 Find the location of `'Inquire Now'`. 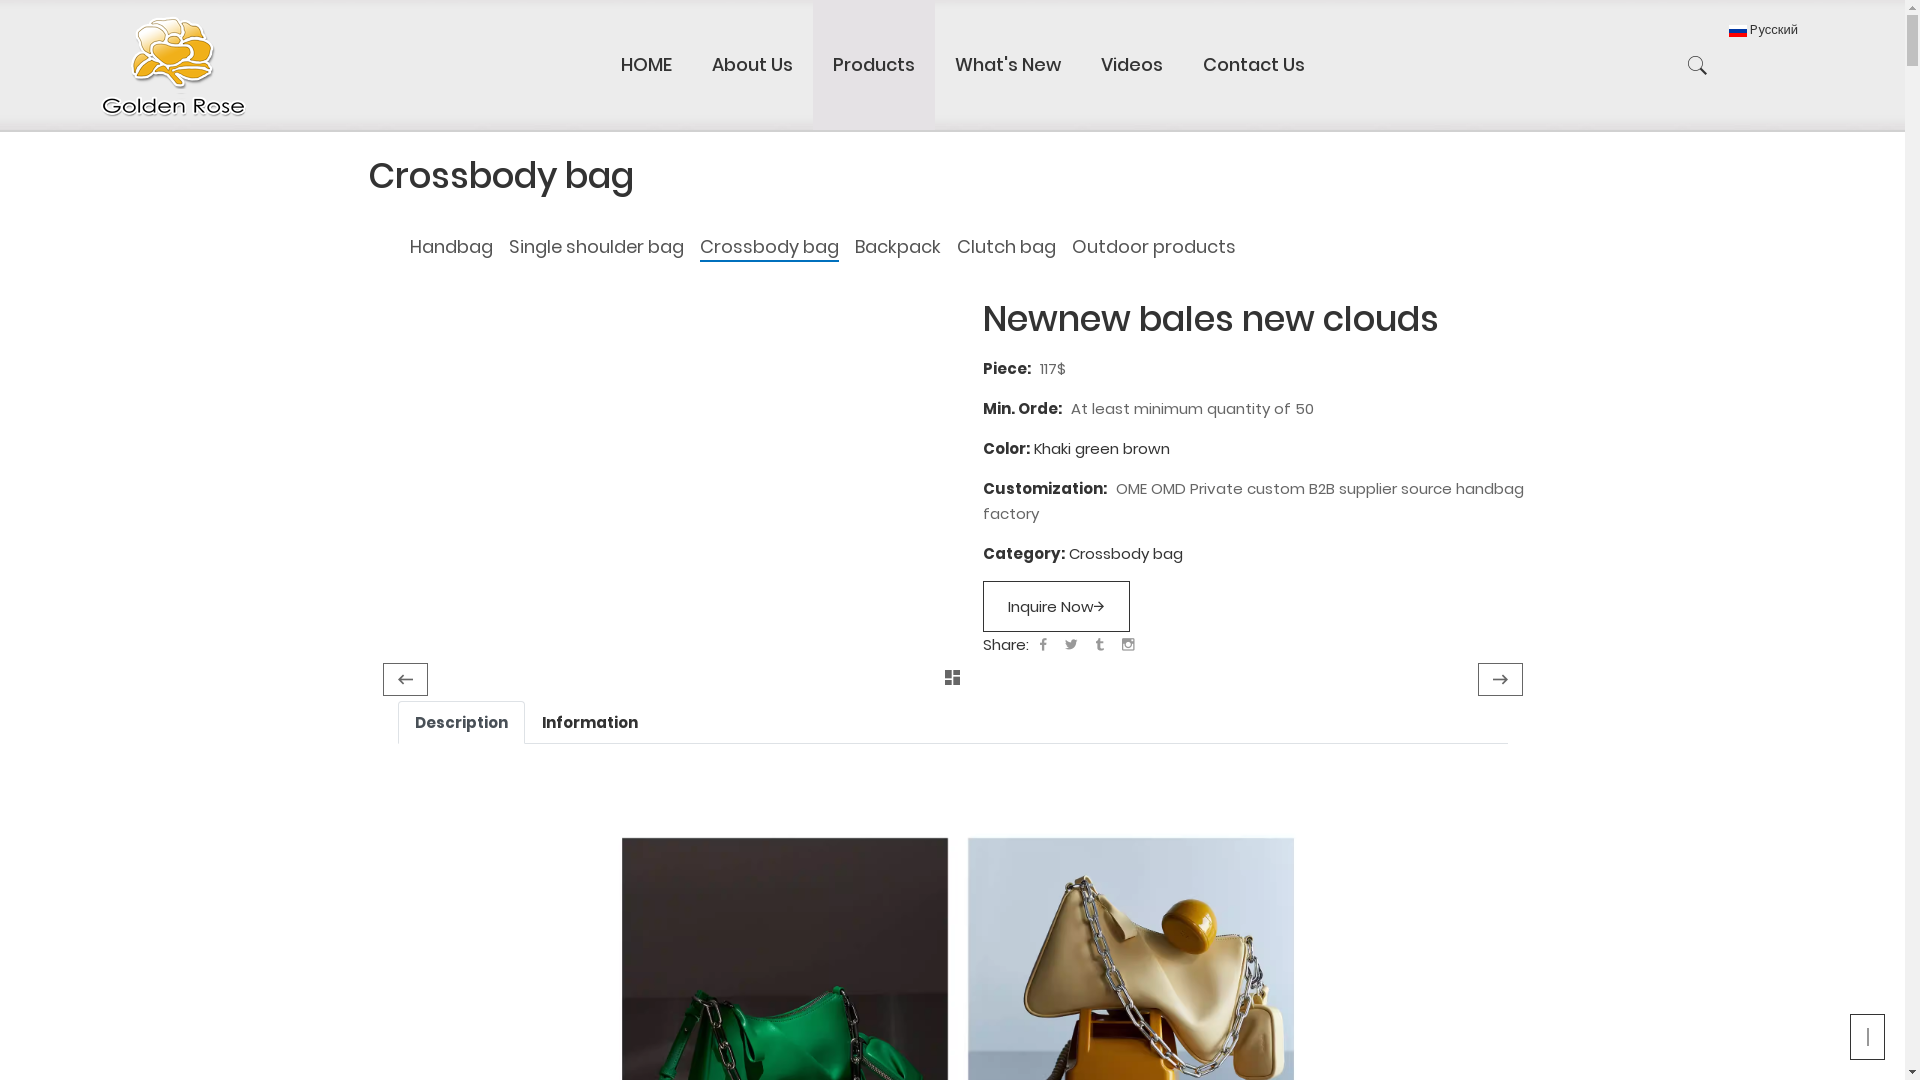

'Inquire Now' is located at coordinates (1054, 605).